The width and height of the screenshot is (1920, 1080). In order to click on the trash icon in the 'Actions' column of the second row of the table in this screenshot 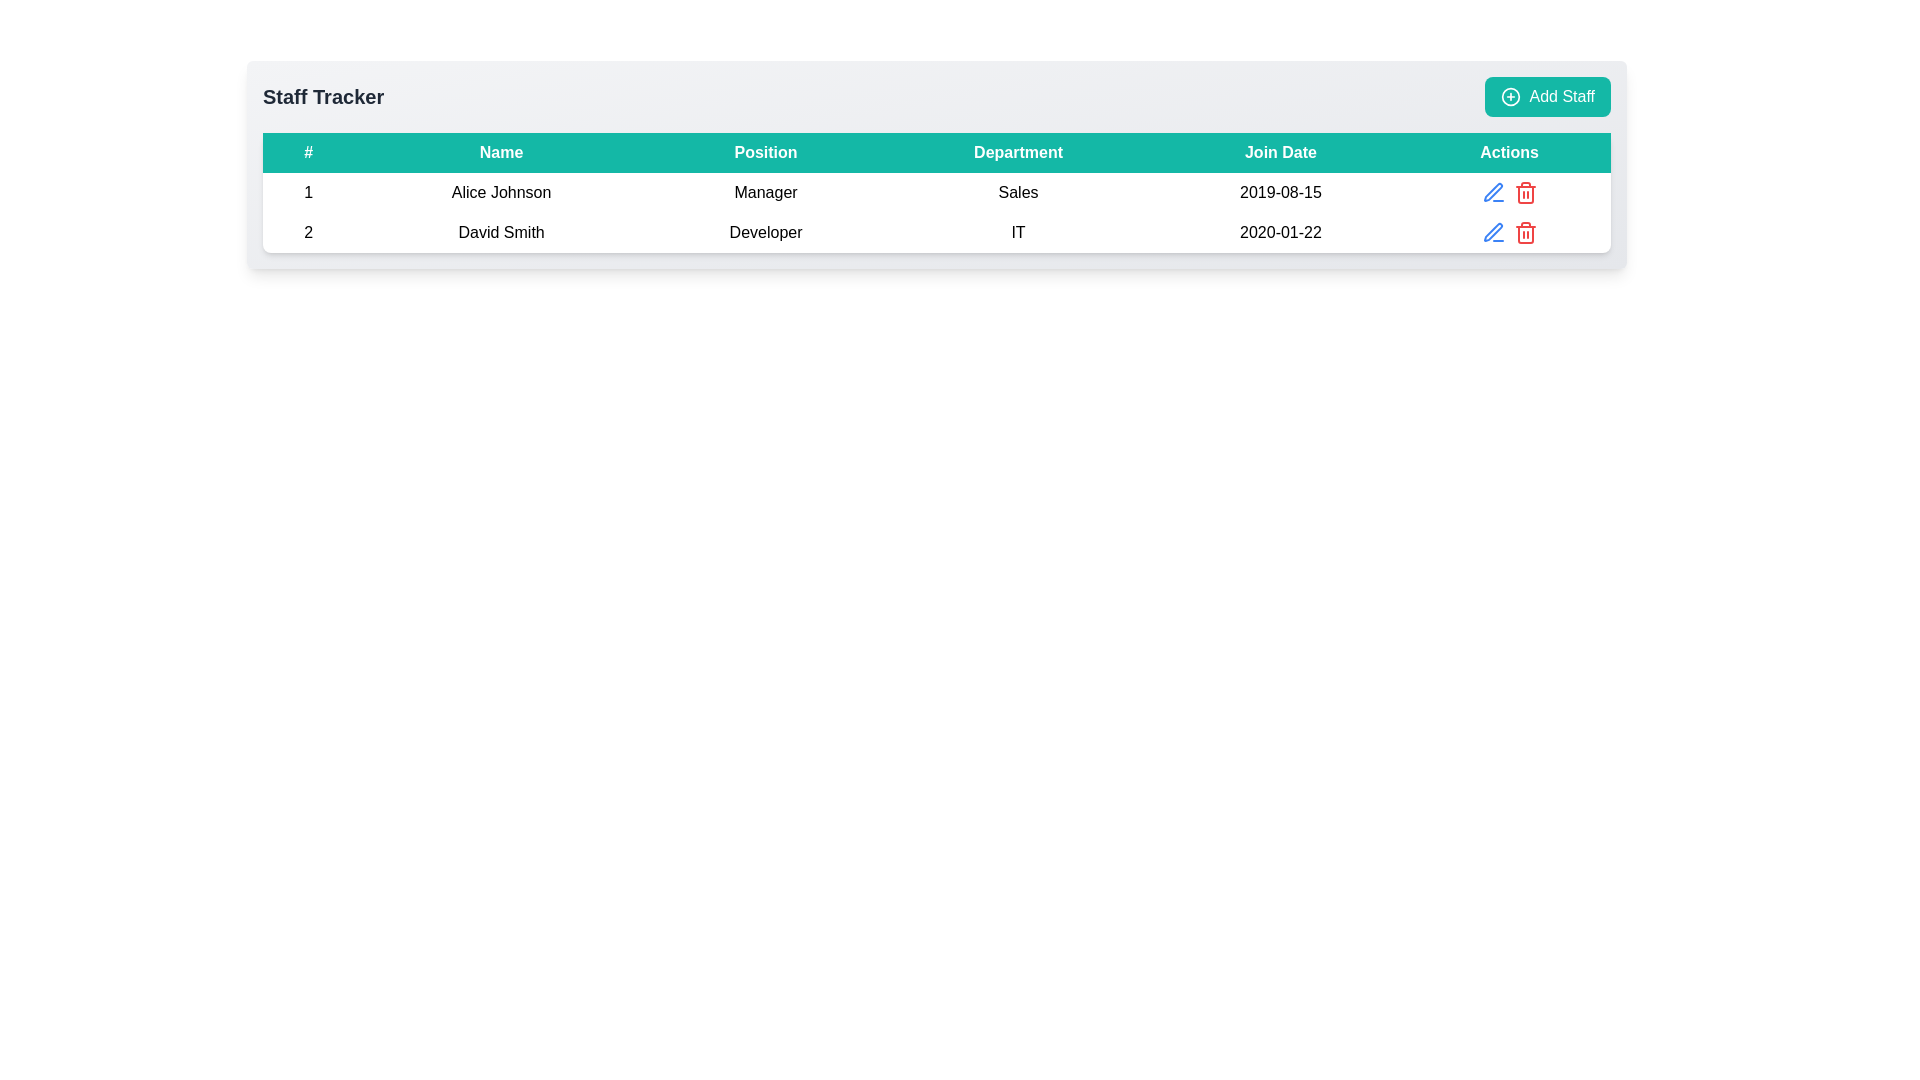, I will do `click(1524, 192)`.